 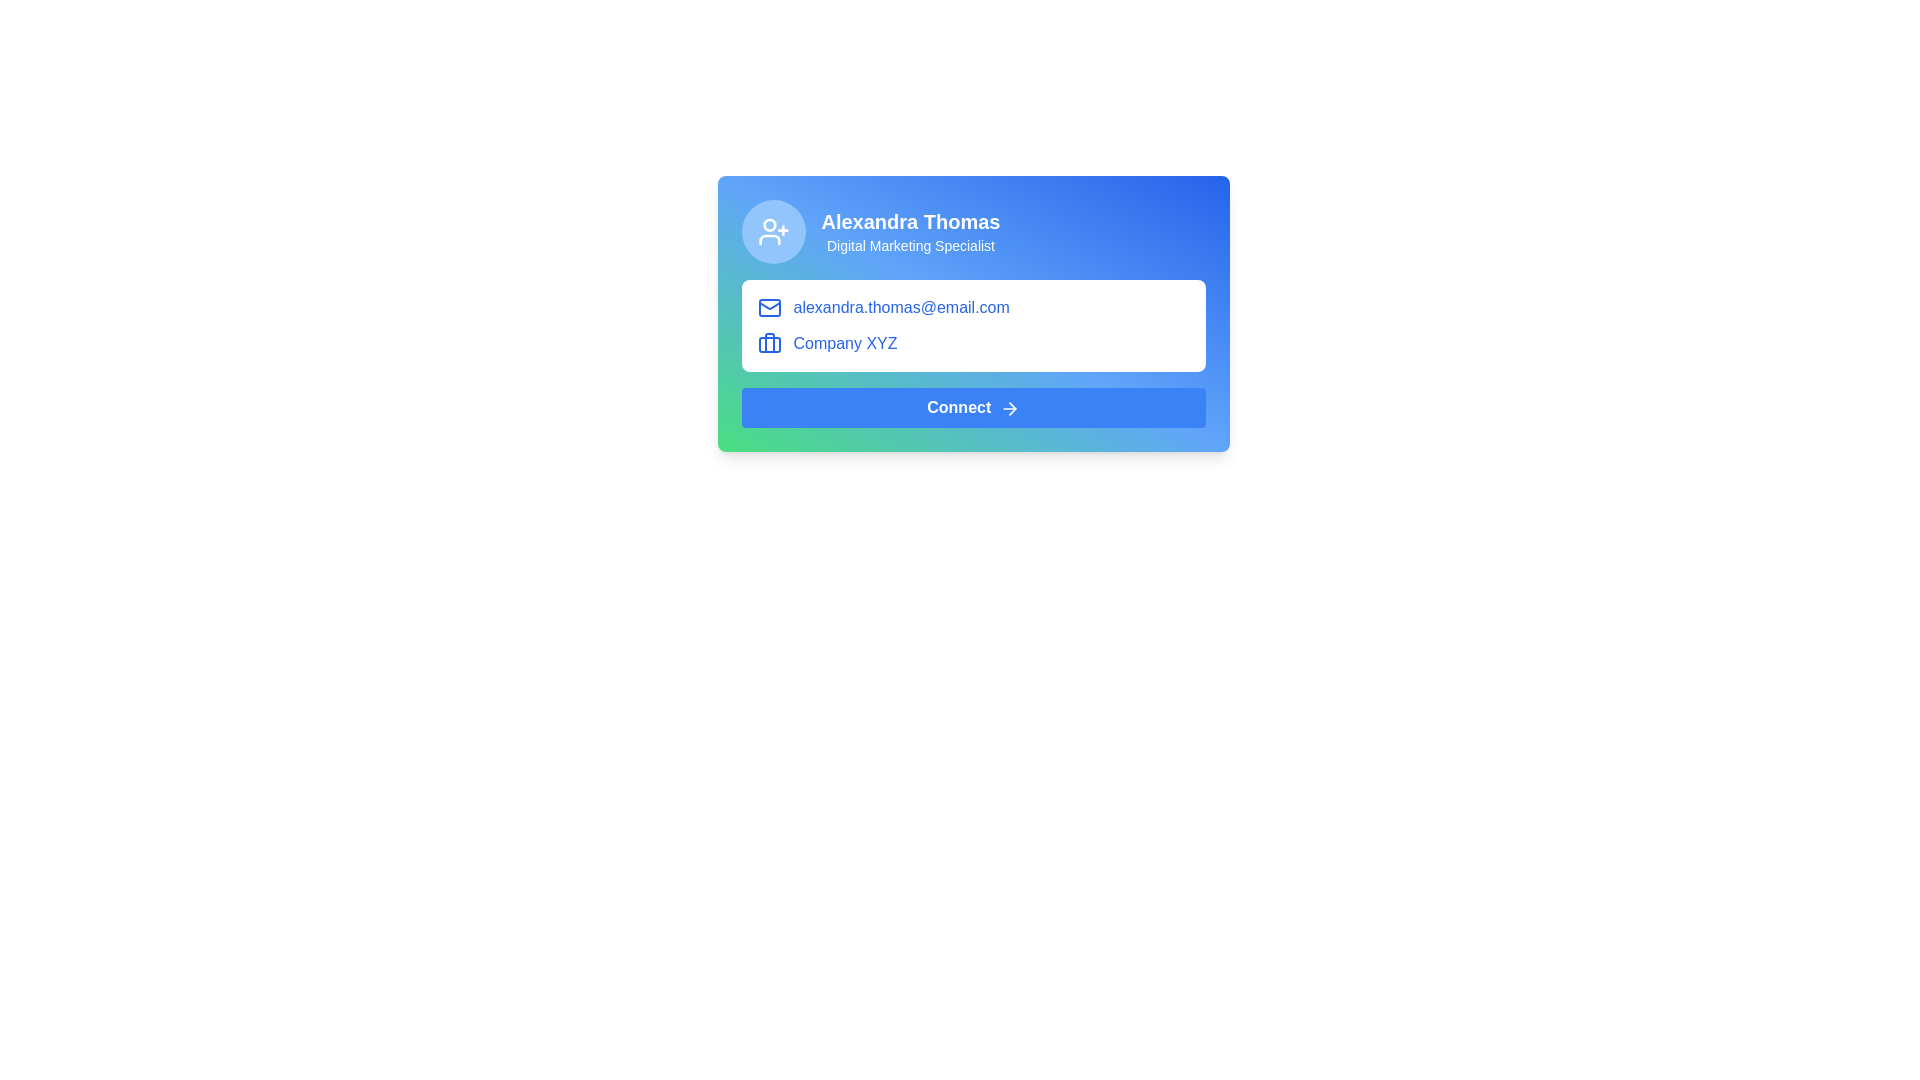 What do you see at coordinates (973, 308) in the screenshot?
I see `the email address displayed in blue font within the white card UI` at bounding box center [973, 308].